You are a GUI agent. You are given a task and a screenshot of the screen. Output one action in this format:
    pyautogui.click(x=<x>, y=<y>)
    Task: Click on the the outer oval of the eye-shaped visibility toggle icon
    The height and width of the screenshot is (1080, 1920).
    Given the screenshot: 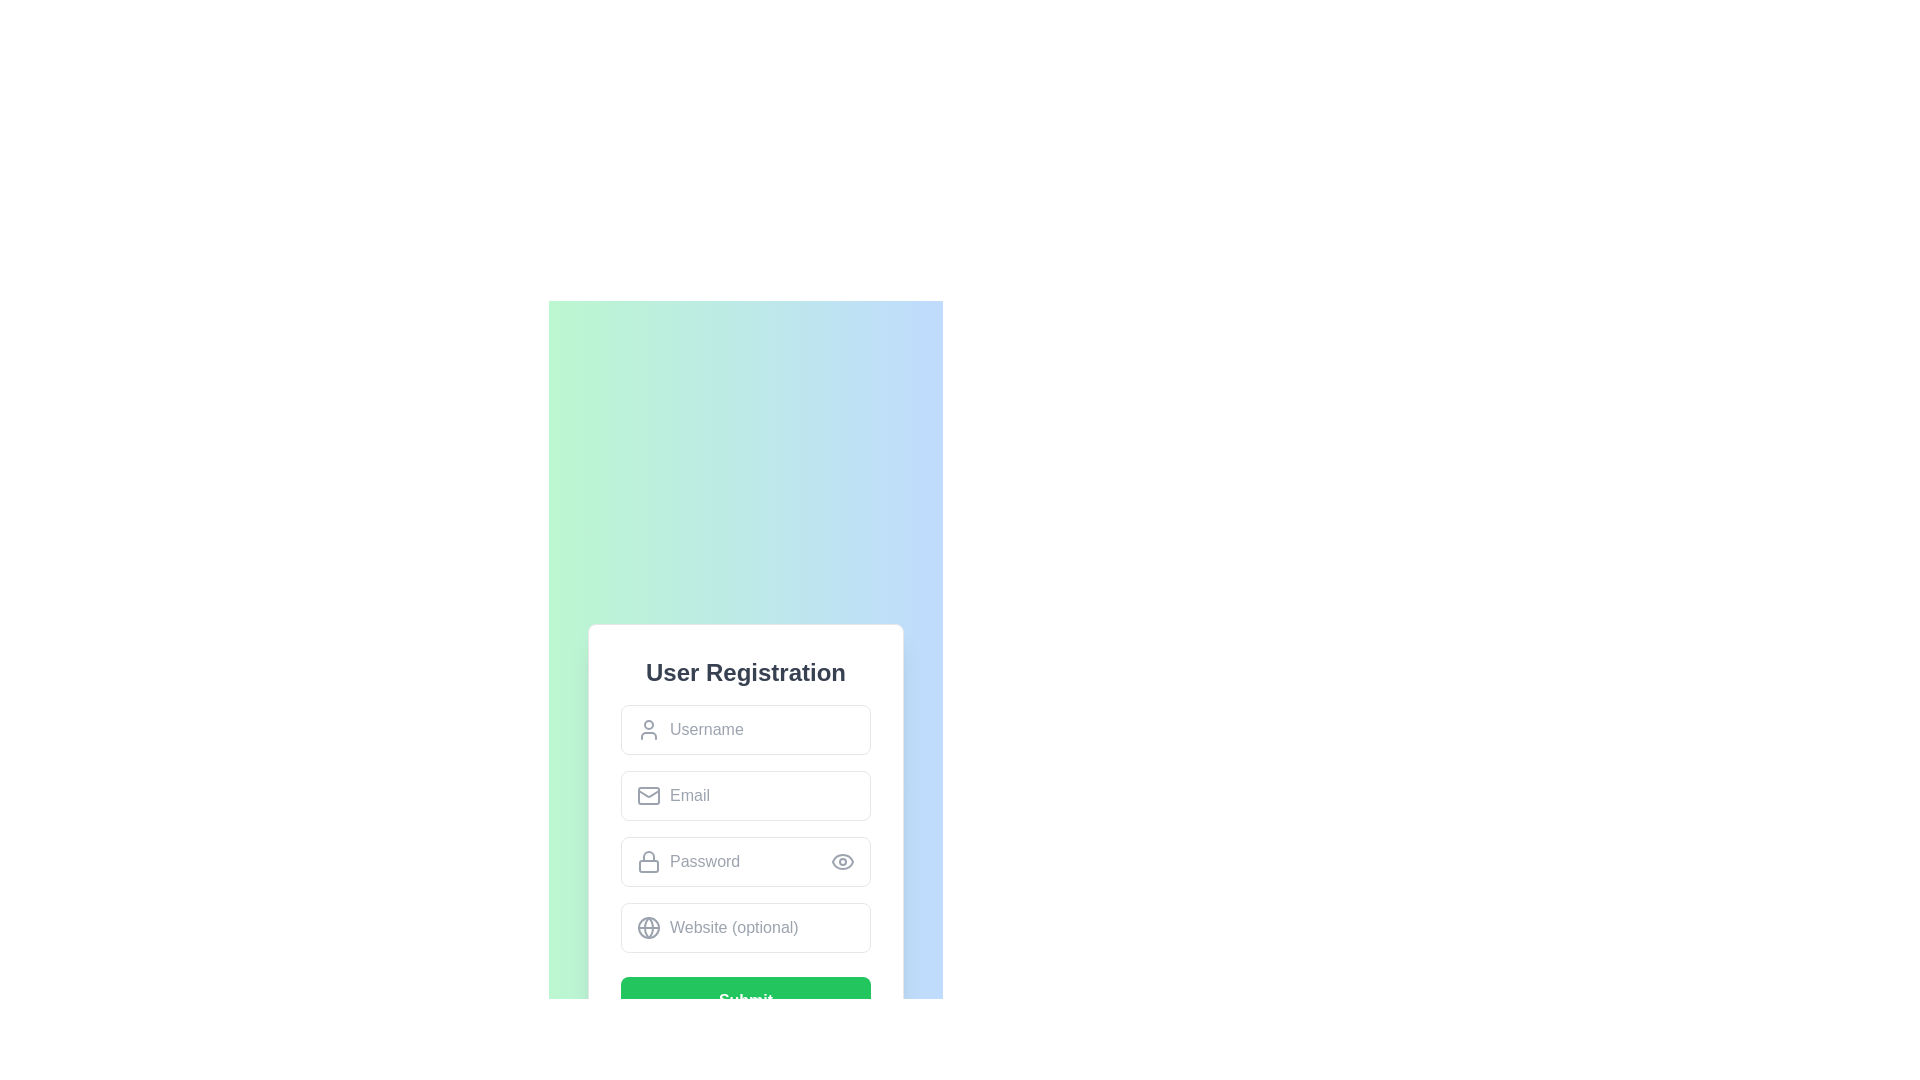 What is the action you would take?
    pyautogui.click(x=843, y=860)
    